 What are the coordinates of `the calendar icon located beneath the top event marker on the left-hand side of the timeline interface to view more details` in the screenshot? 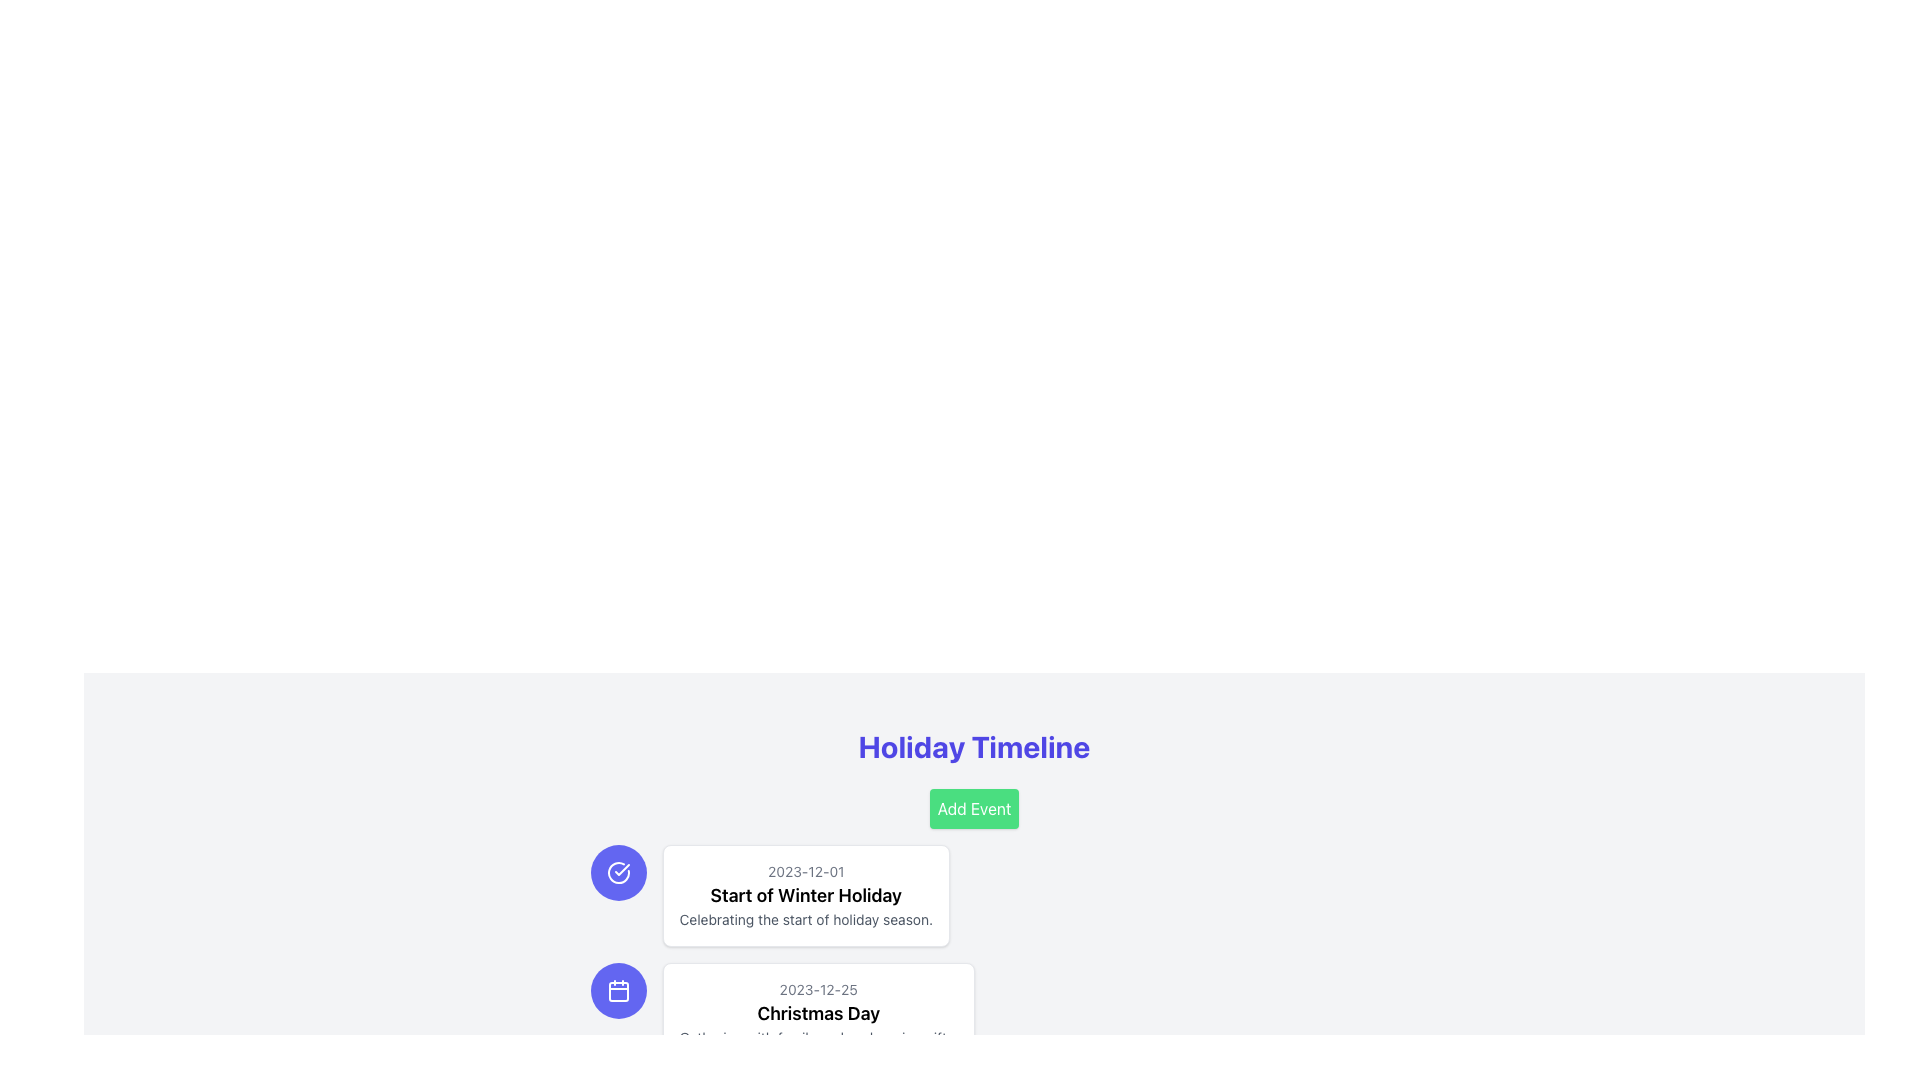 It's located at (617, 991).